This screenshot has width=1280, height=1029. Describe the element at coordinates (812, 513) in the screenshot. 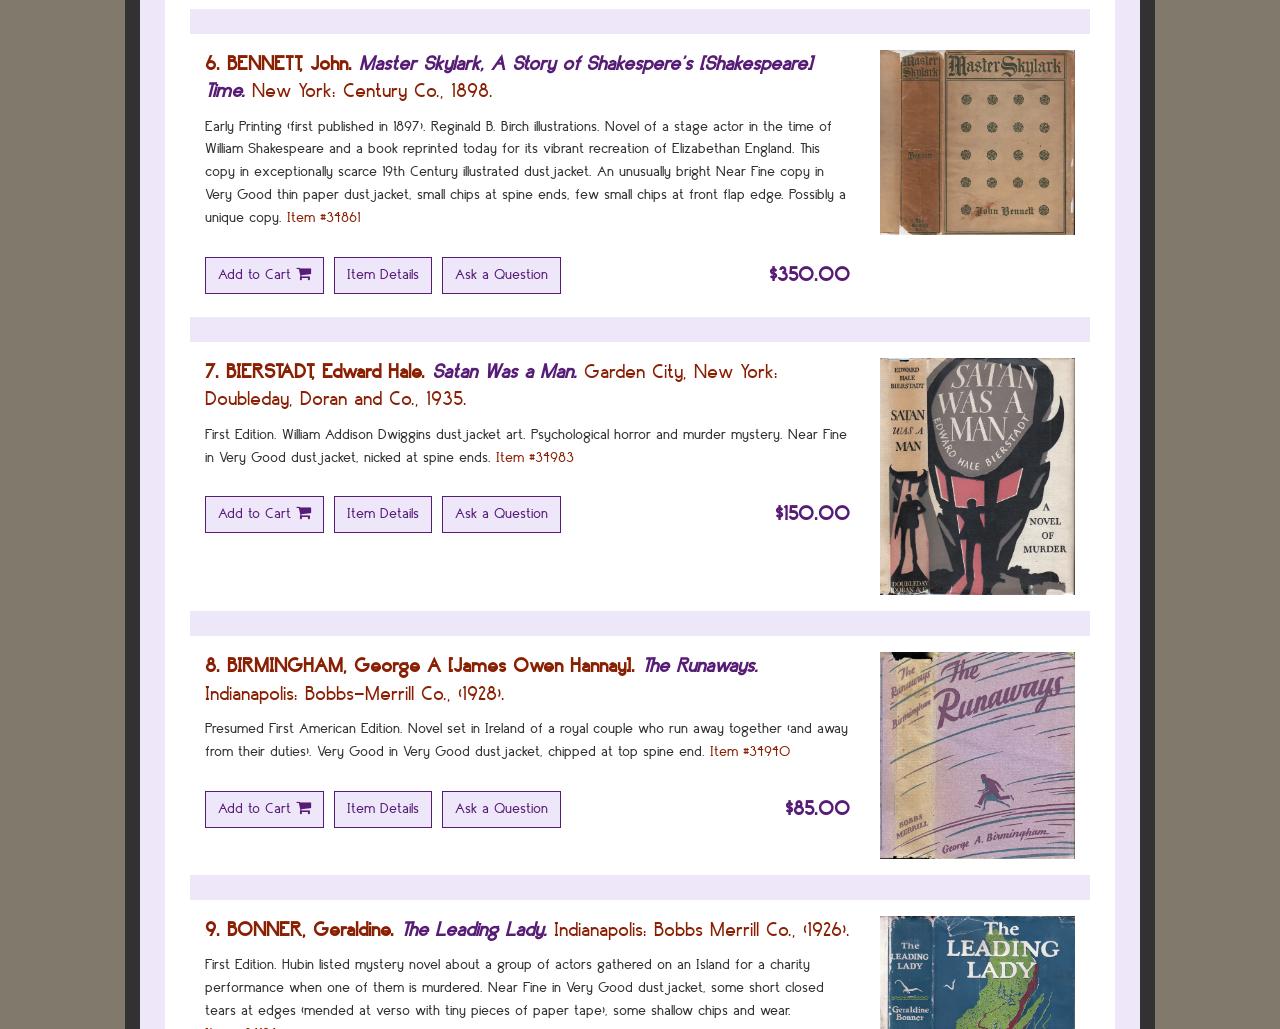

I see `'$150.00'` at that location.